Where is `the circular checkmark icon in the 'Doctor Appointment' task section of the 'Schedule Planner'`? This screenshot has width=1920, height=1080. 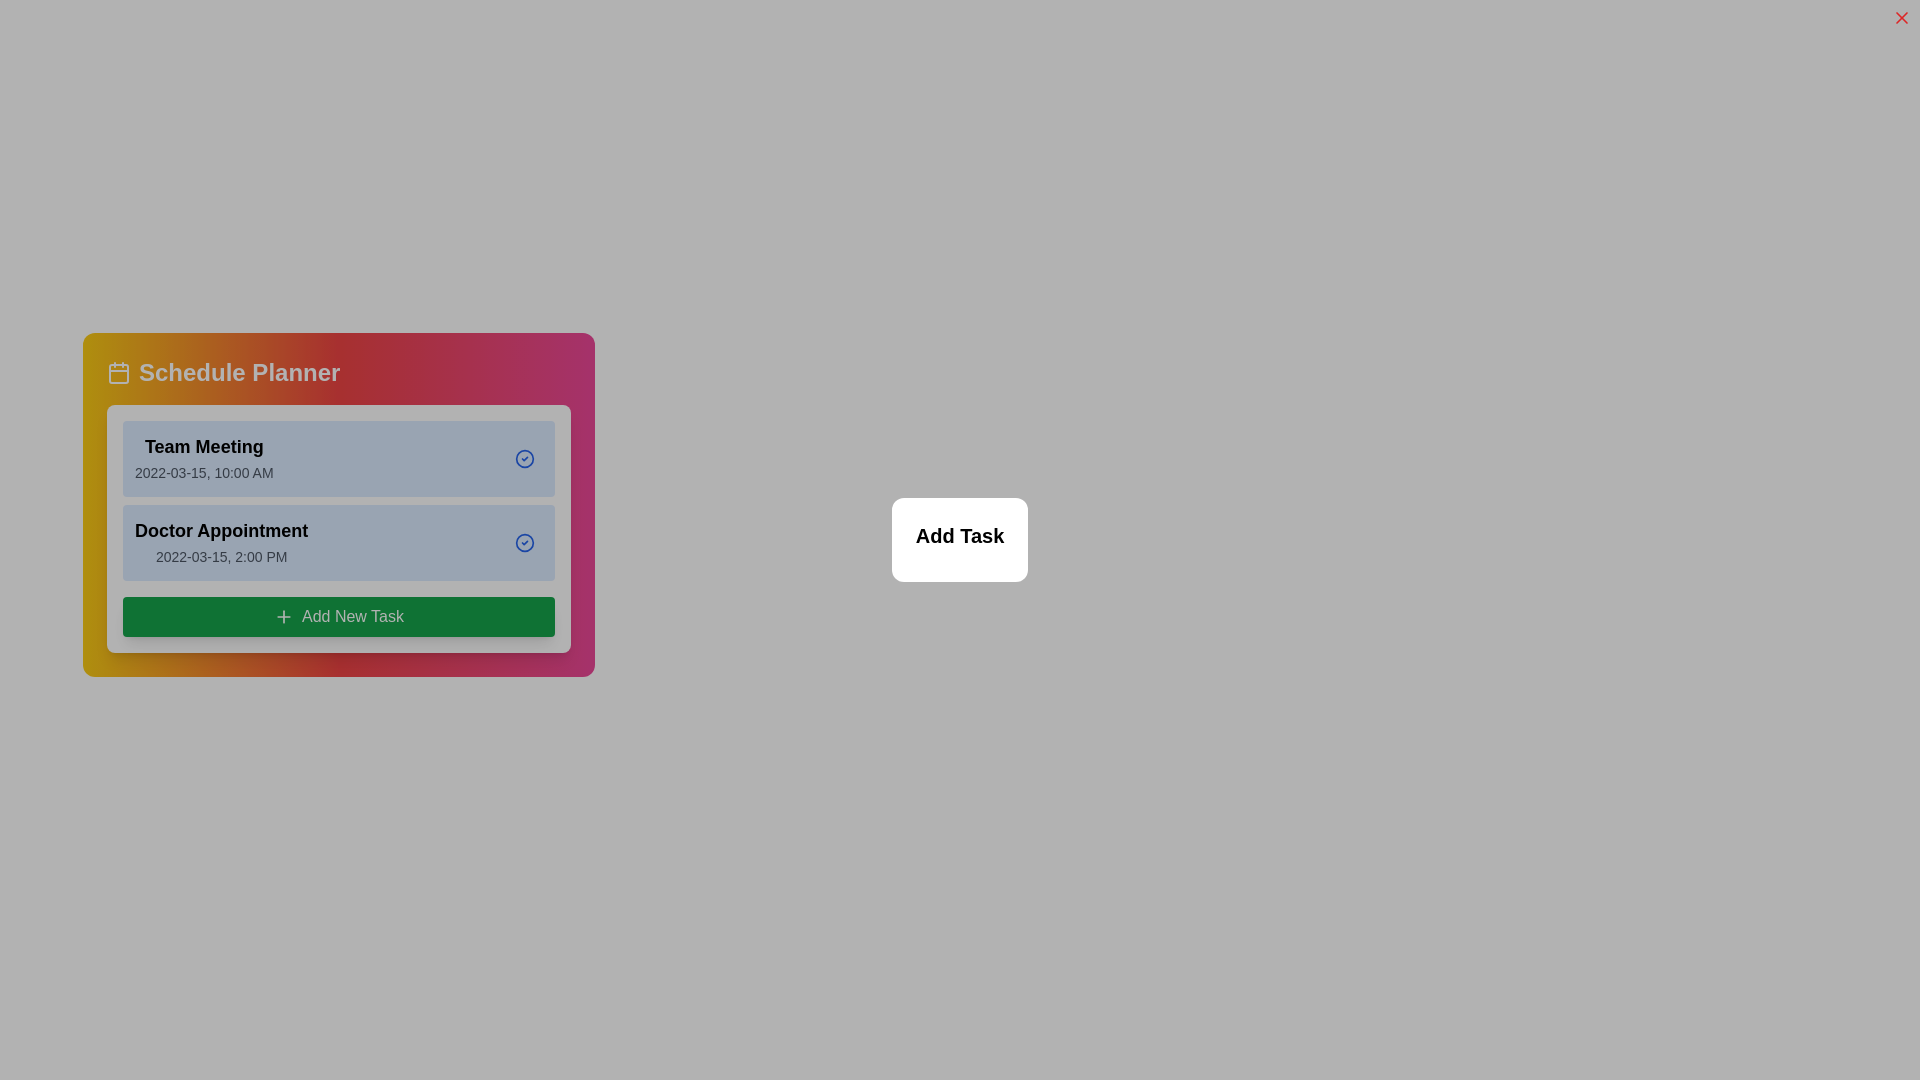 the circular checkmark icon in the 'Doctor Appointment' task section of the 'Schedule Planner' is located at coordinates (524, 543).